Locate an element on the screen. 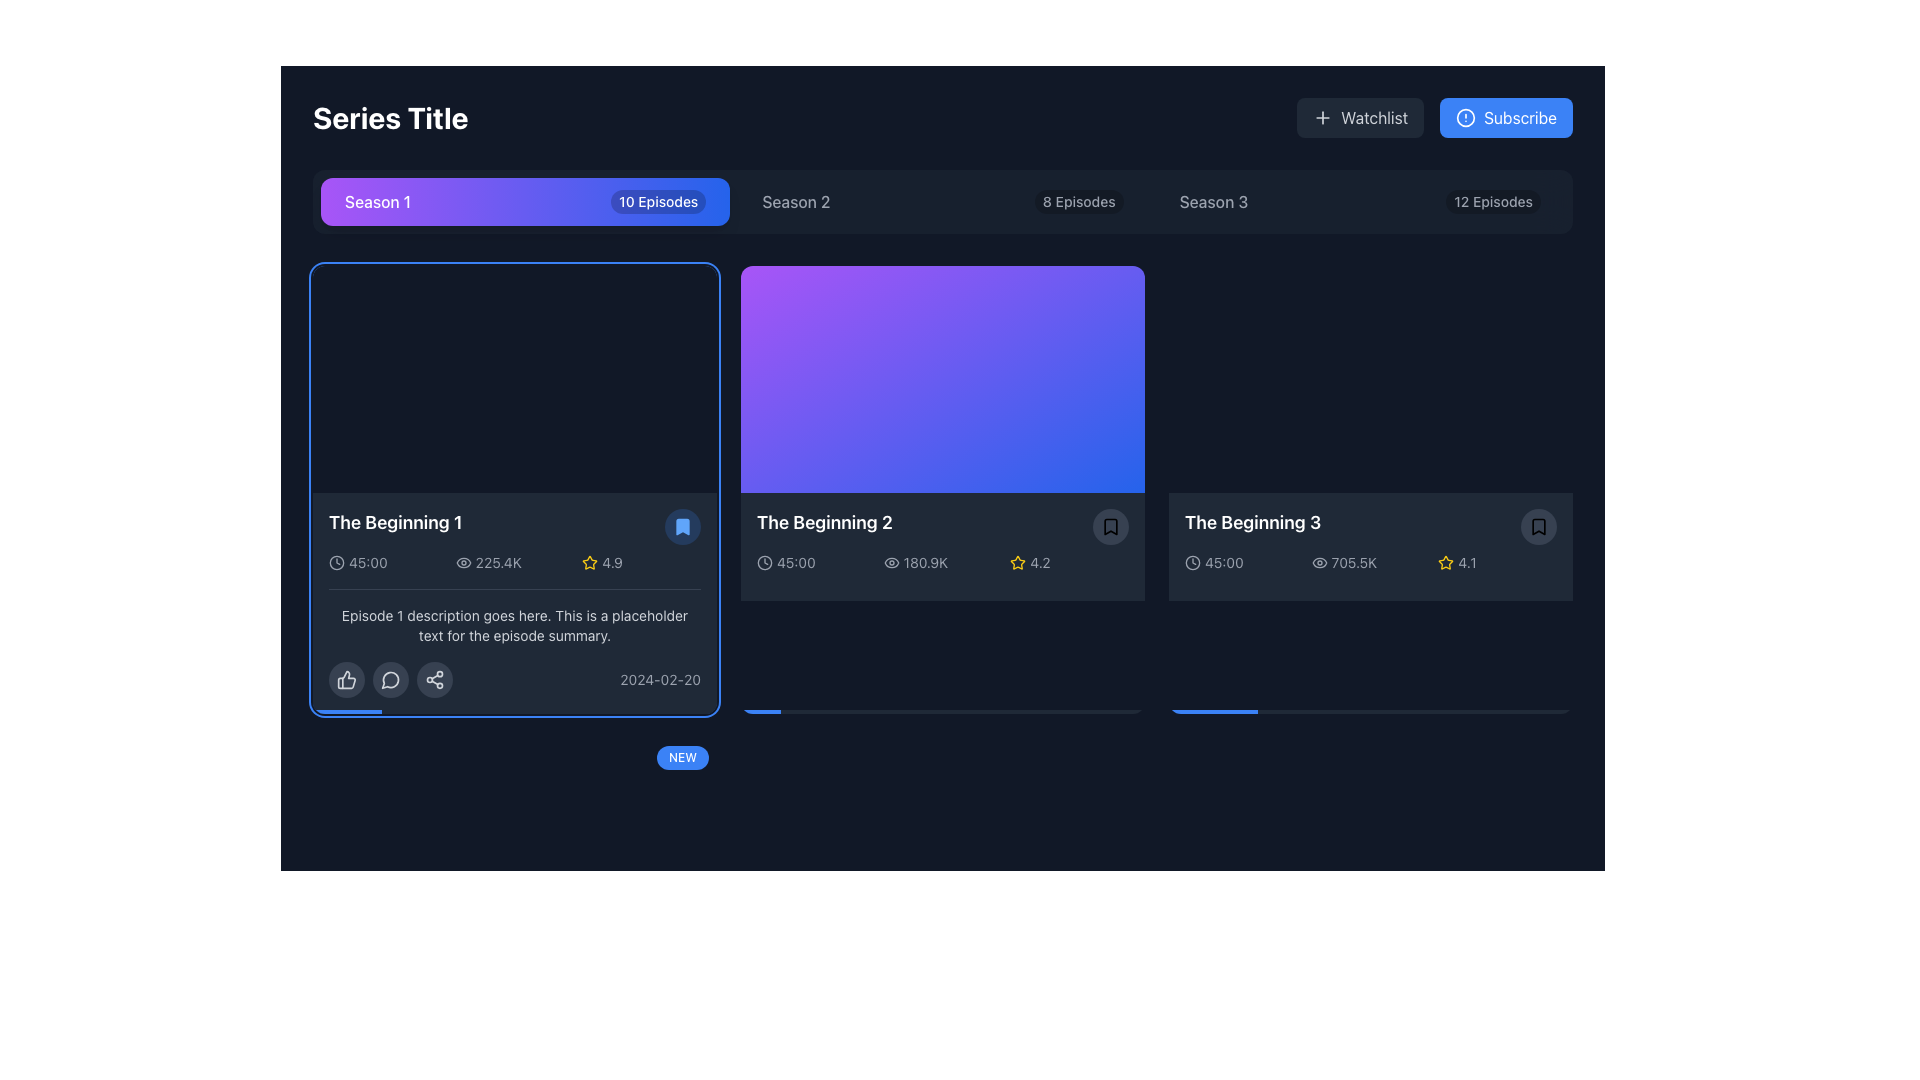 The height and width of the screenshot is (1080, 1920). the star icon representing the rating system in the 'The Beginning 3' card, which signifies the quality or popularity of the item is located at coordinates (1446, 563).